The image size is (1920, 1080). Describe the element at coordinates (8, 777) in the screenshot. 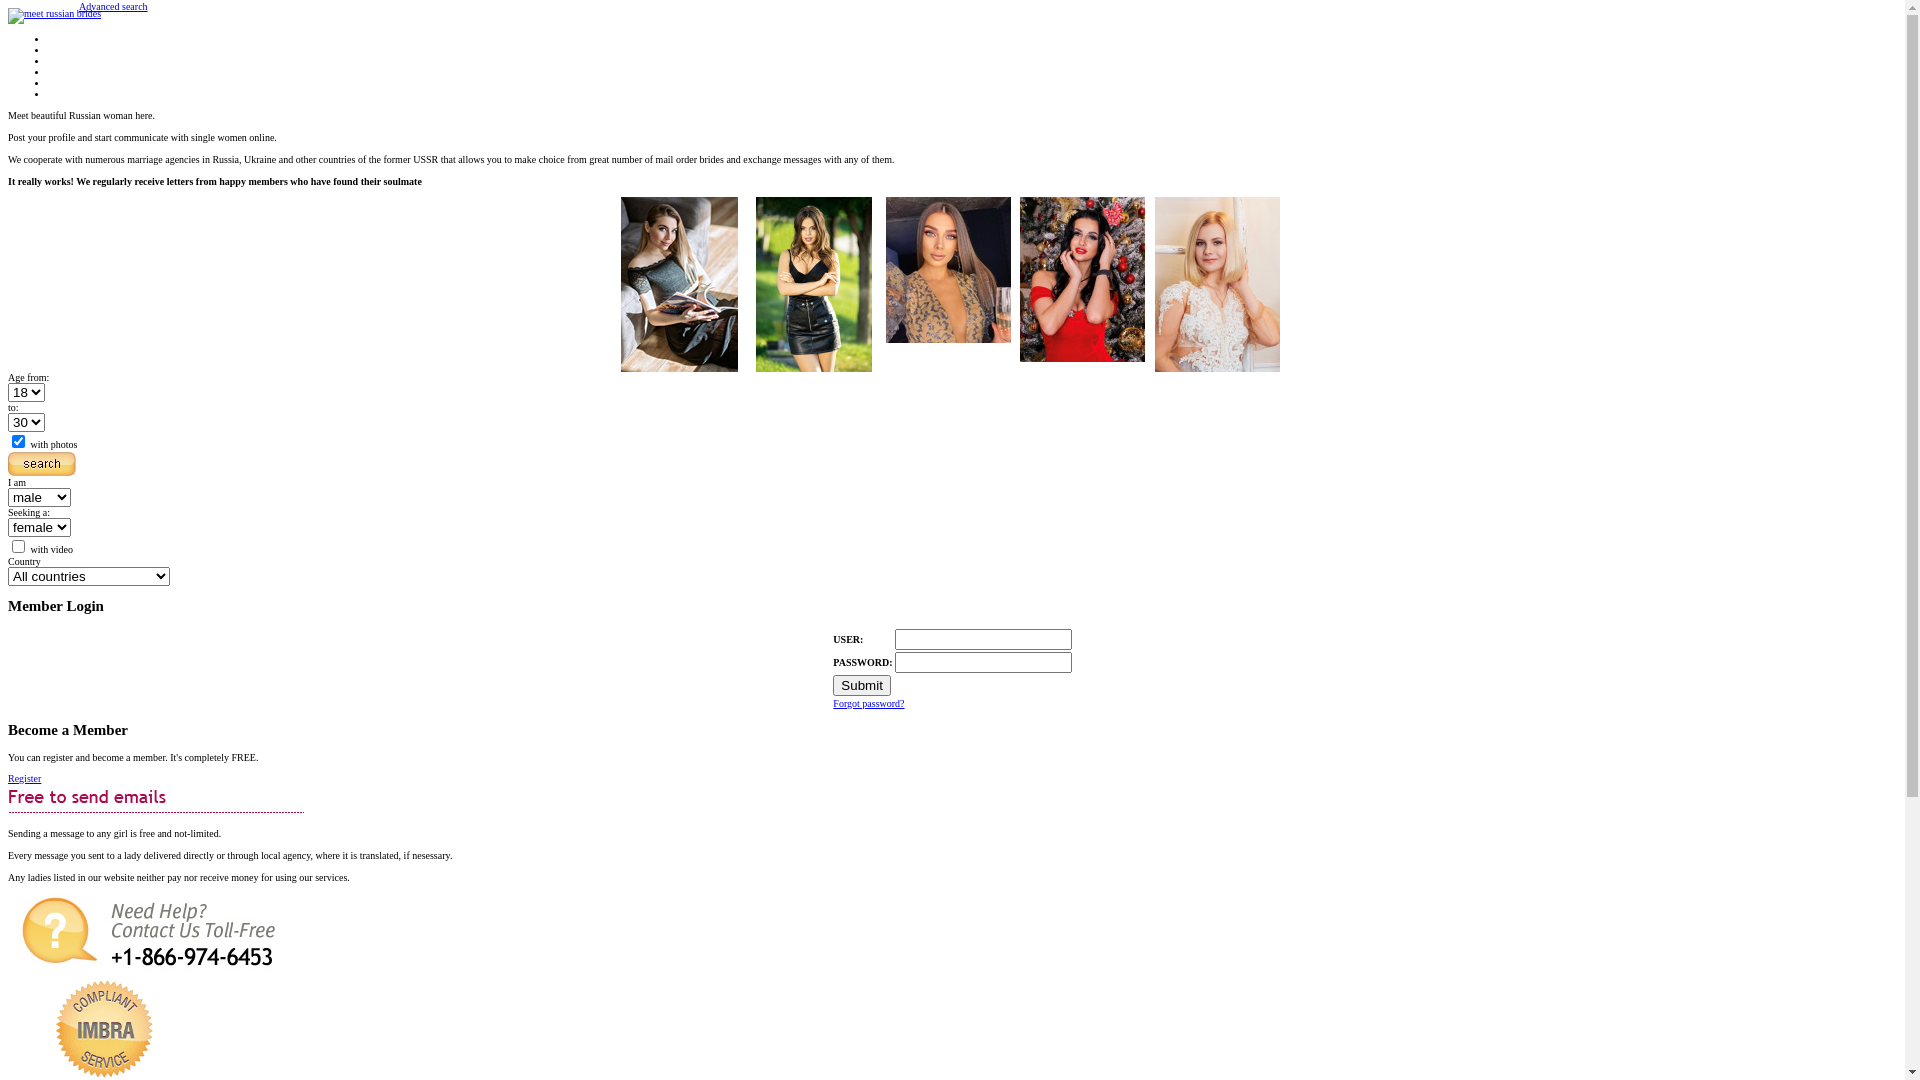

I see `'Register'` at that location.